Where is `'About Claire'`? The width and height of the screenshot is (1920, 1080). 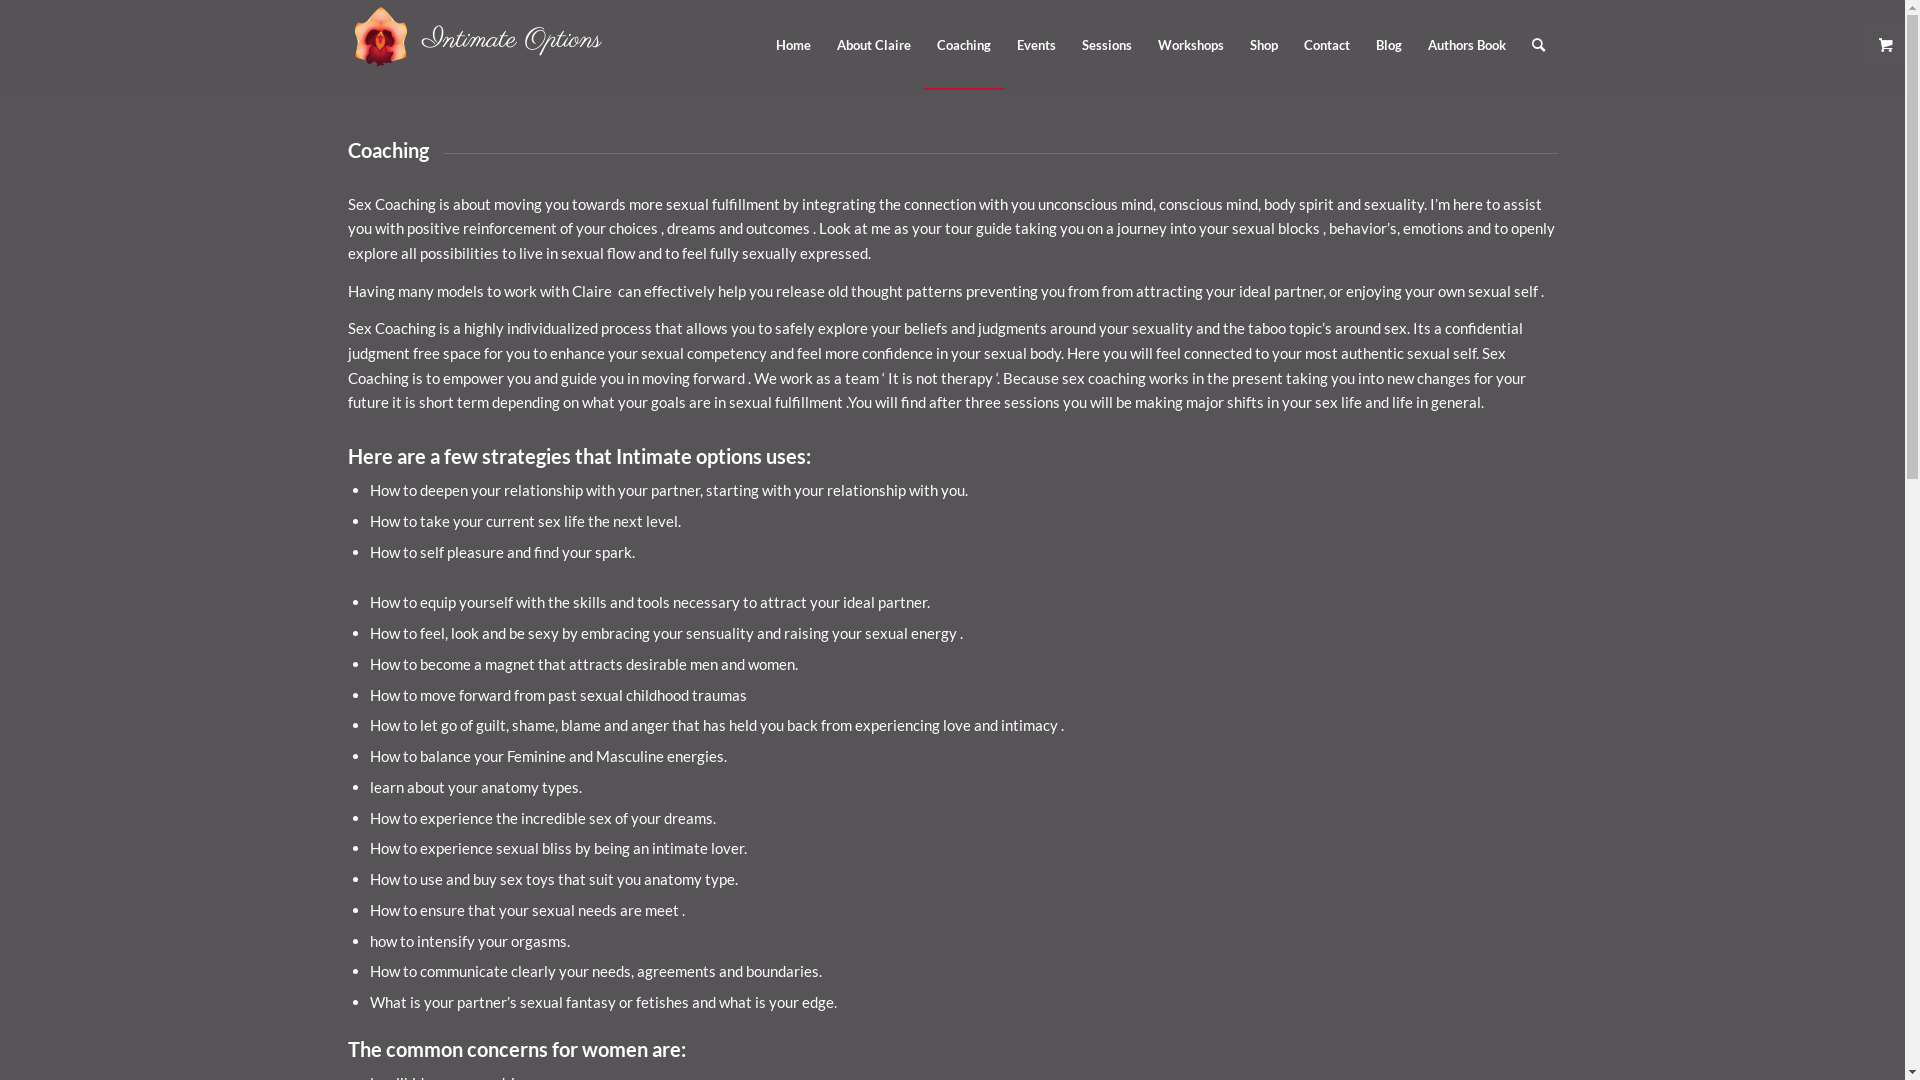 'About Claire' is located at coordinates (873, 45).